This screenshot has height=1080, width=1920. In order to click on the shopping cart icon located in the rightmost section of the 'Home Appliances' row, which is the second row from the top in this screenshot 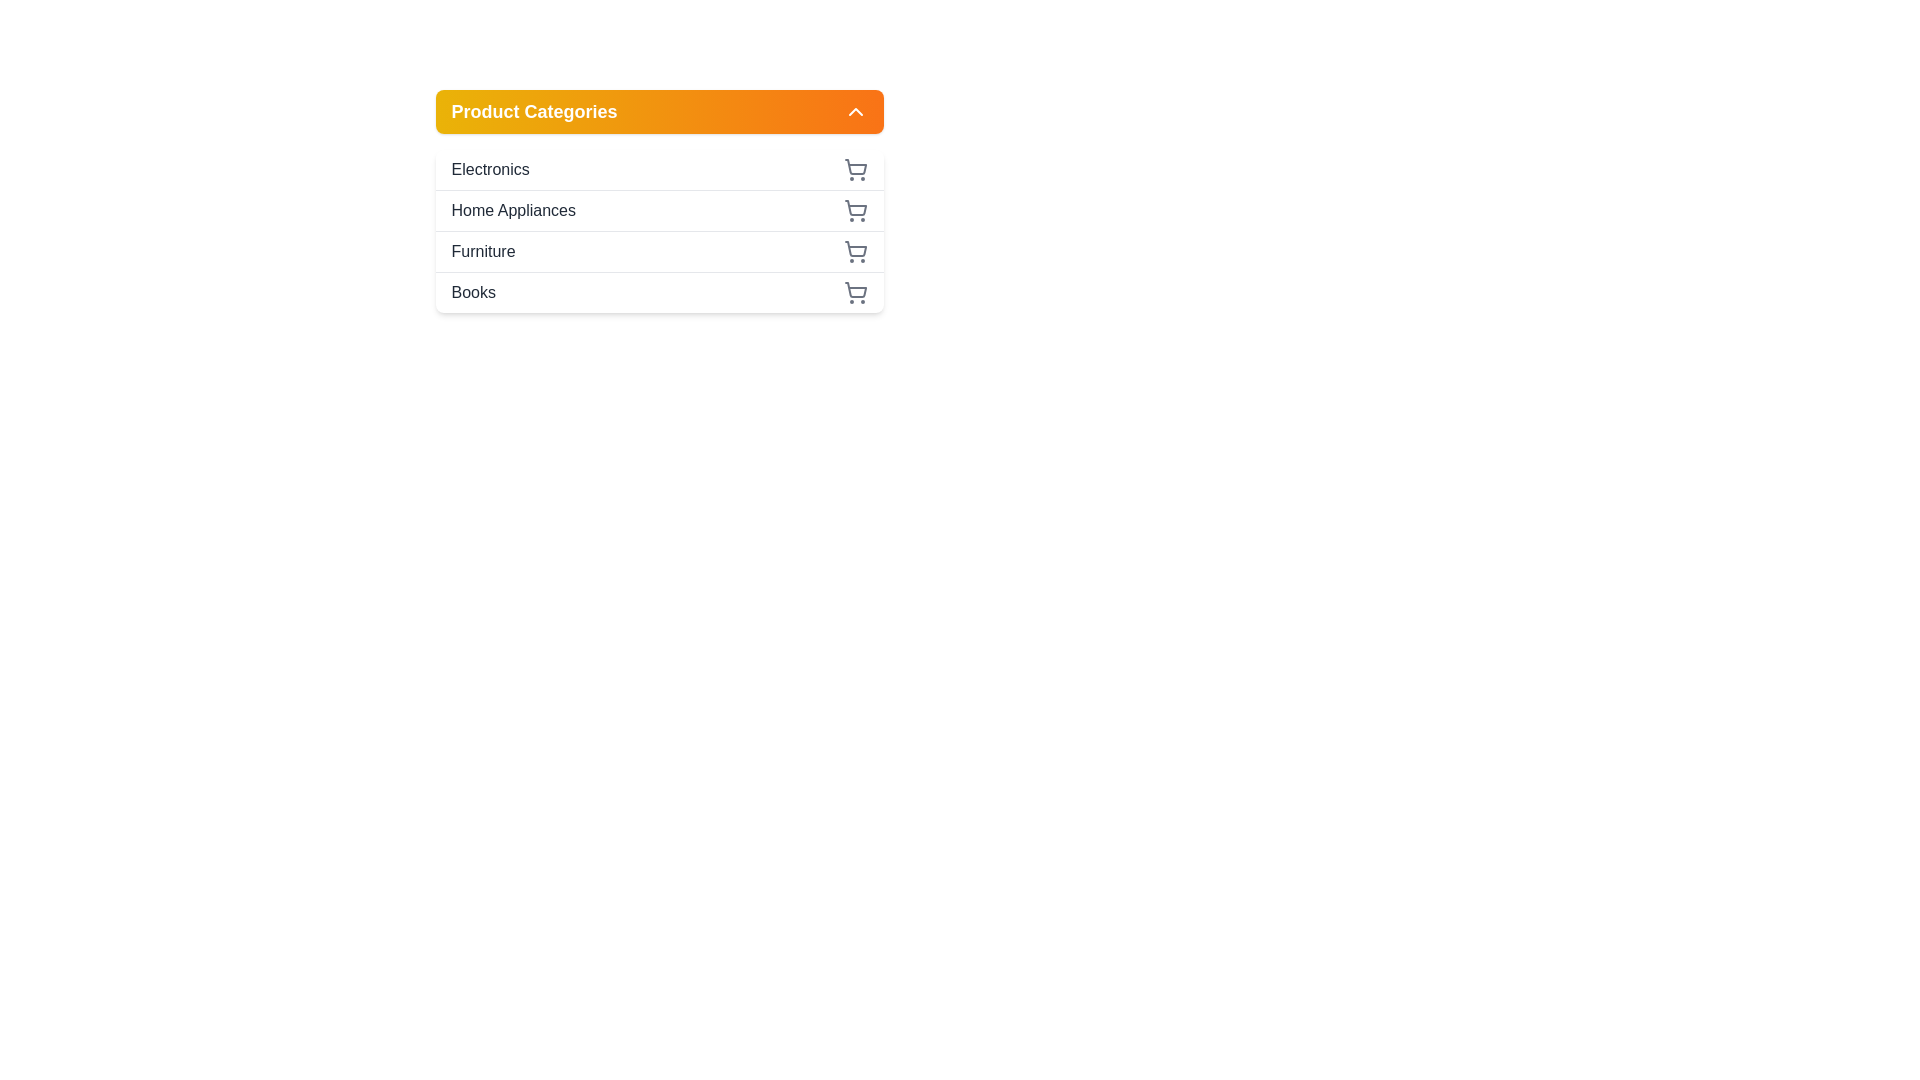, I will do `click(855, 211)`.